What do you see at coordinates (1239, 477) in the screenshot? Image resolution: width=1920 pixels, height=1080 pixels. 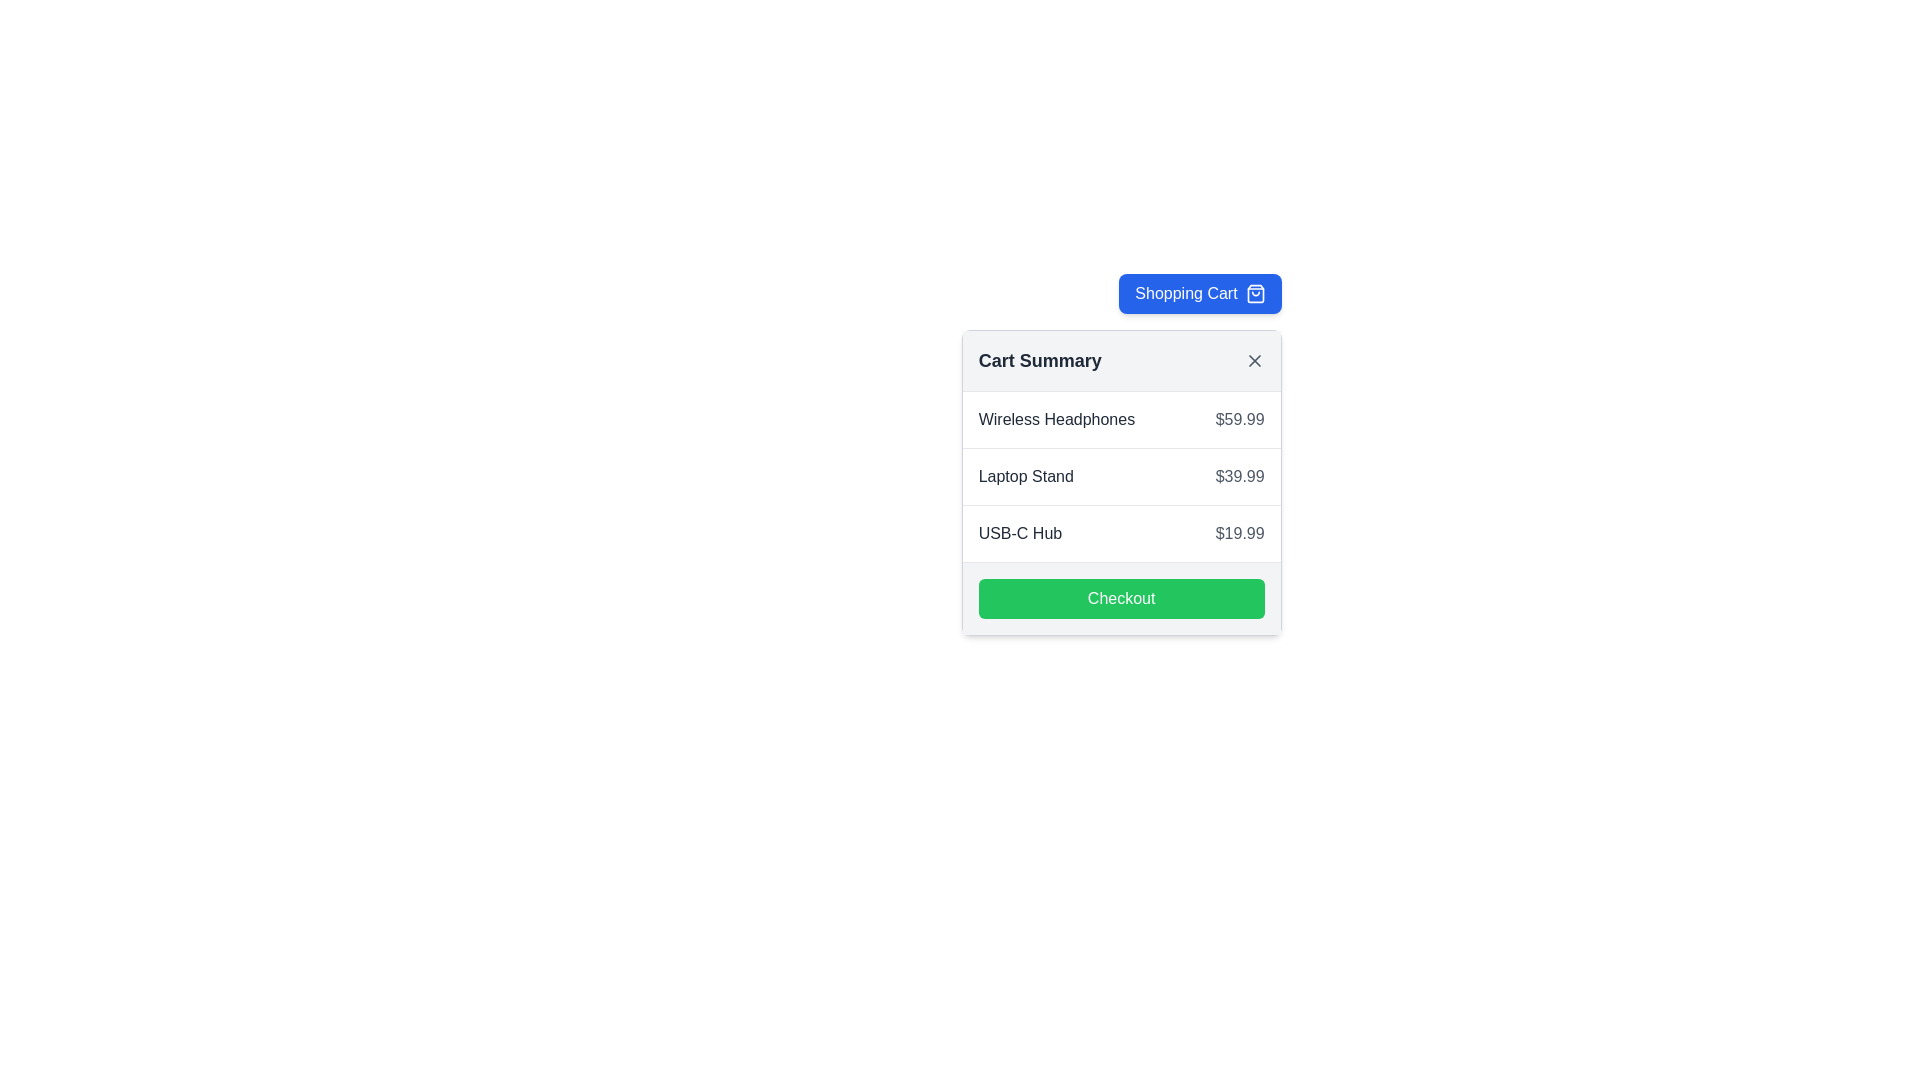 I see `the text label displaying the price "$39.99" located in the right column of the shopping cart, aligned with the item name "Laptop Stand" in the second row` at bounding box center [1239, 477].